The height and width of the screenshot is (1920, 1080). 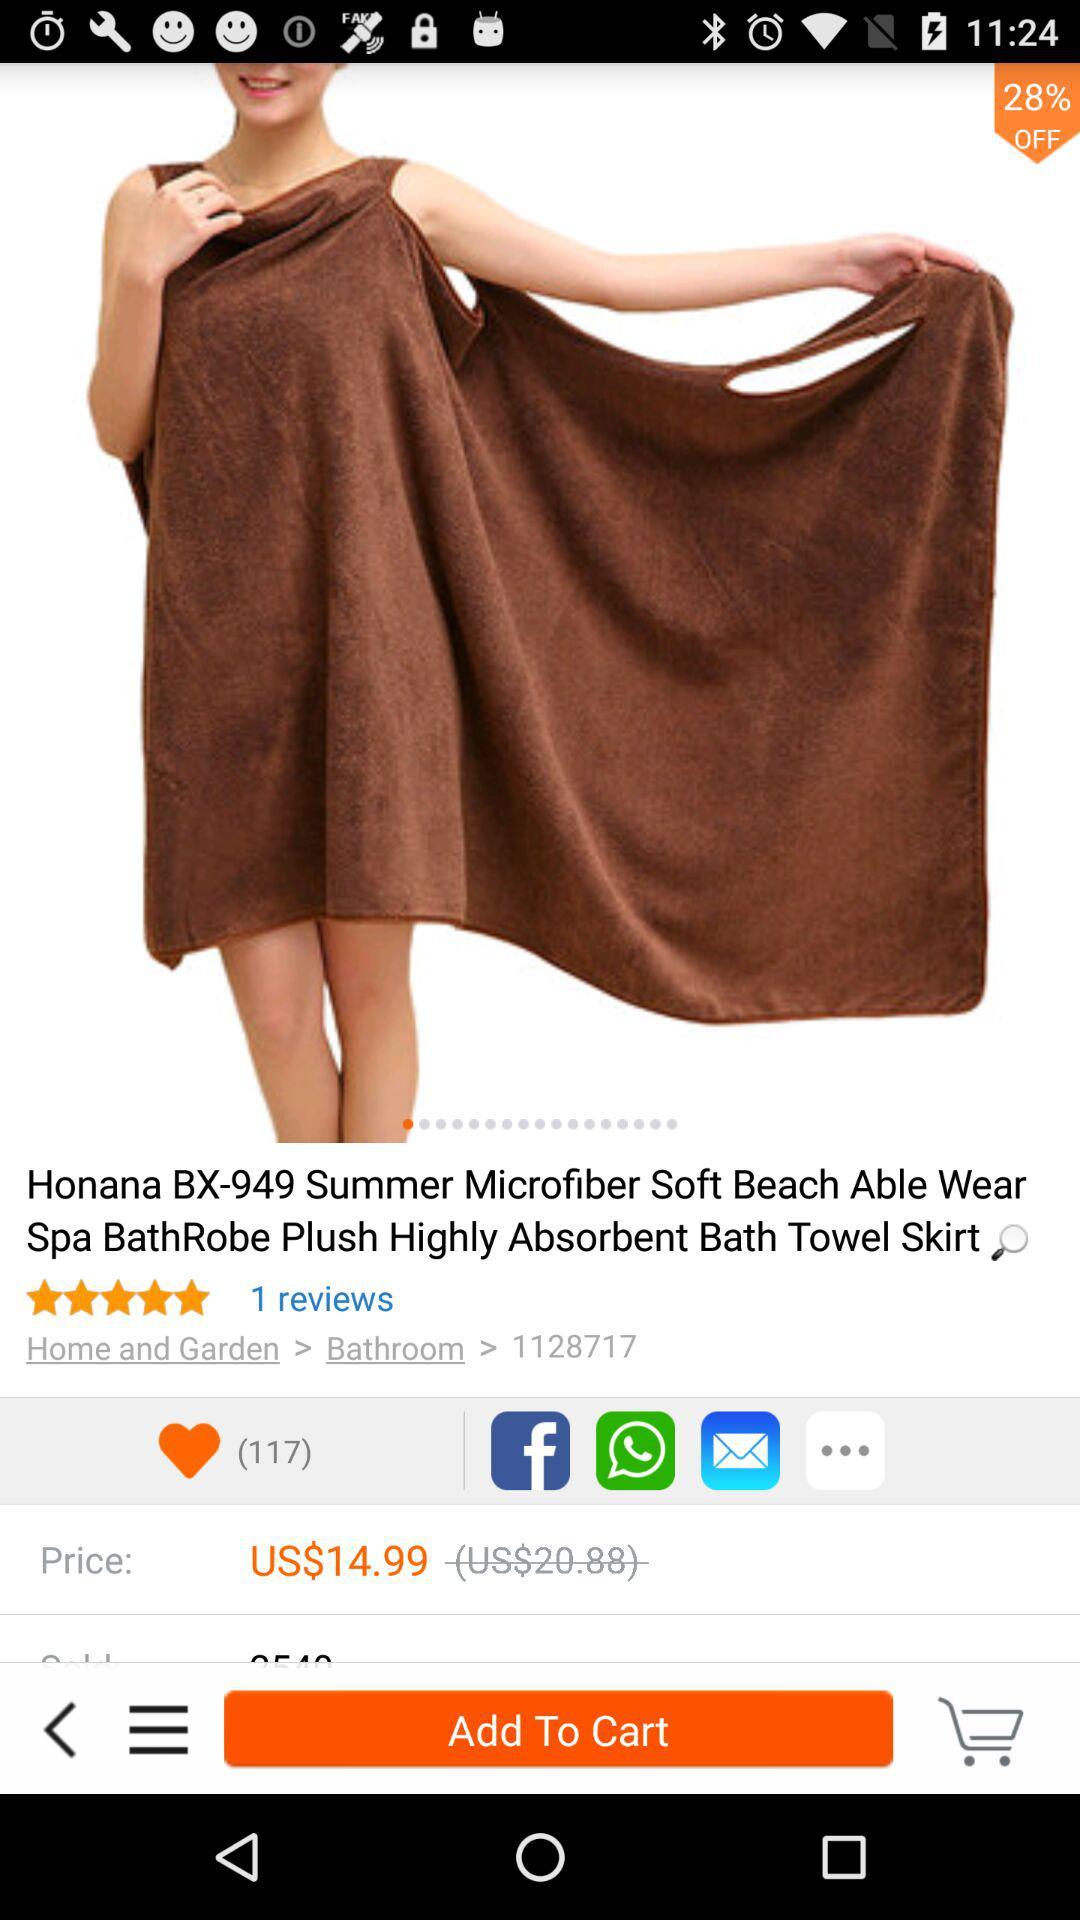 What do you see at coordinates (58, 1728) in the screenshot?
I see `go back` at bounding box center [58, 1728].